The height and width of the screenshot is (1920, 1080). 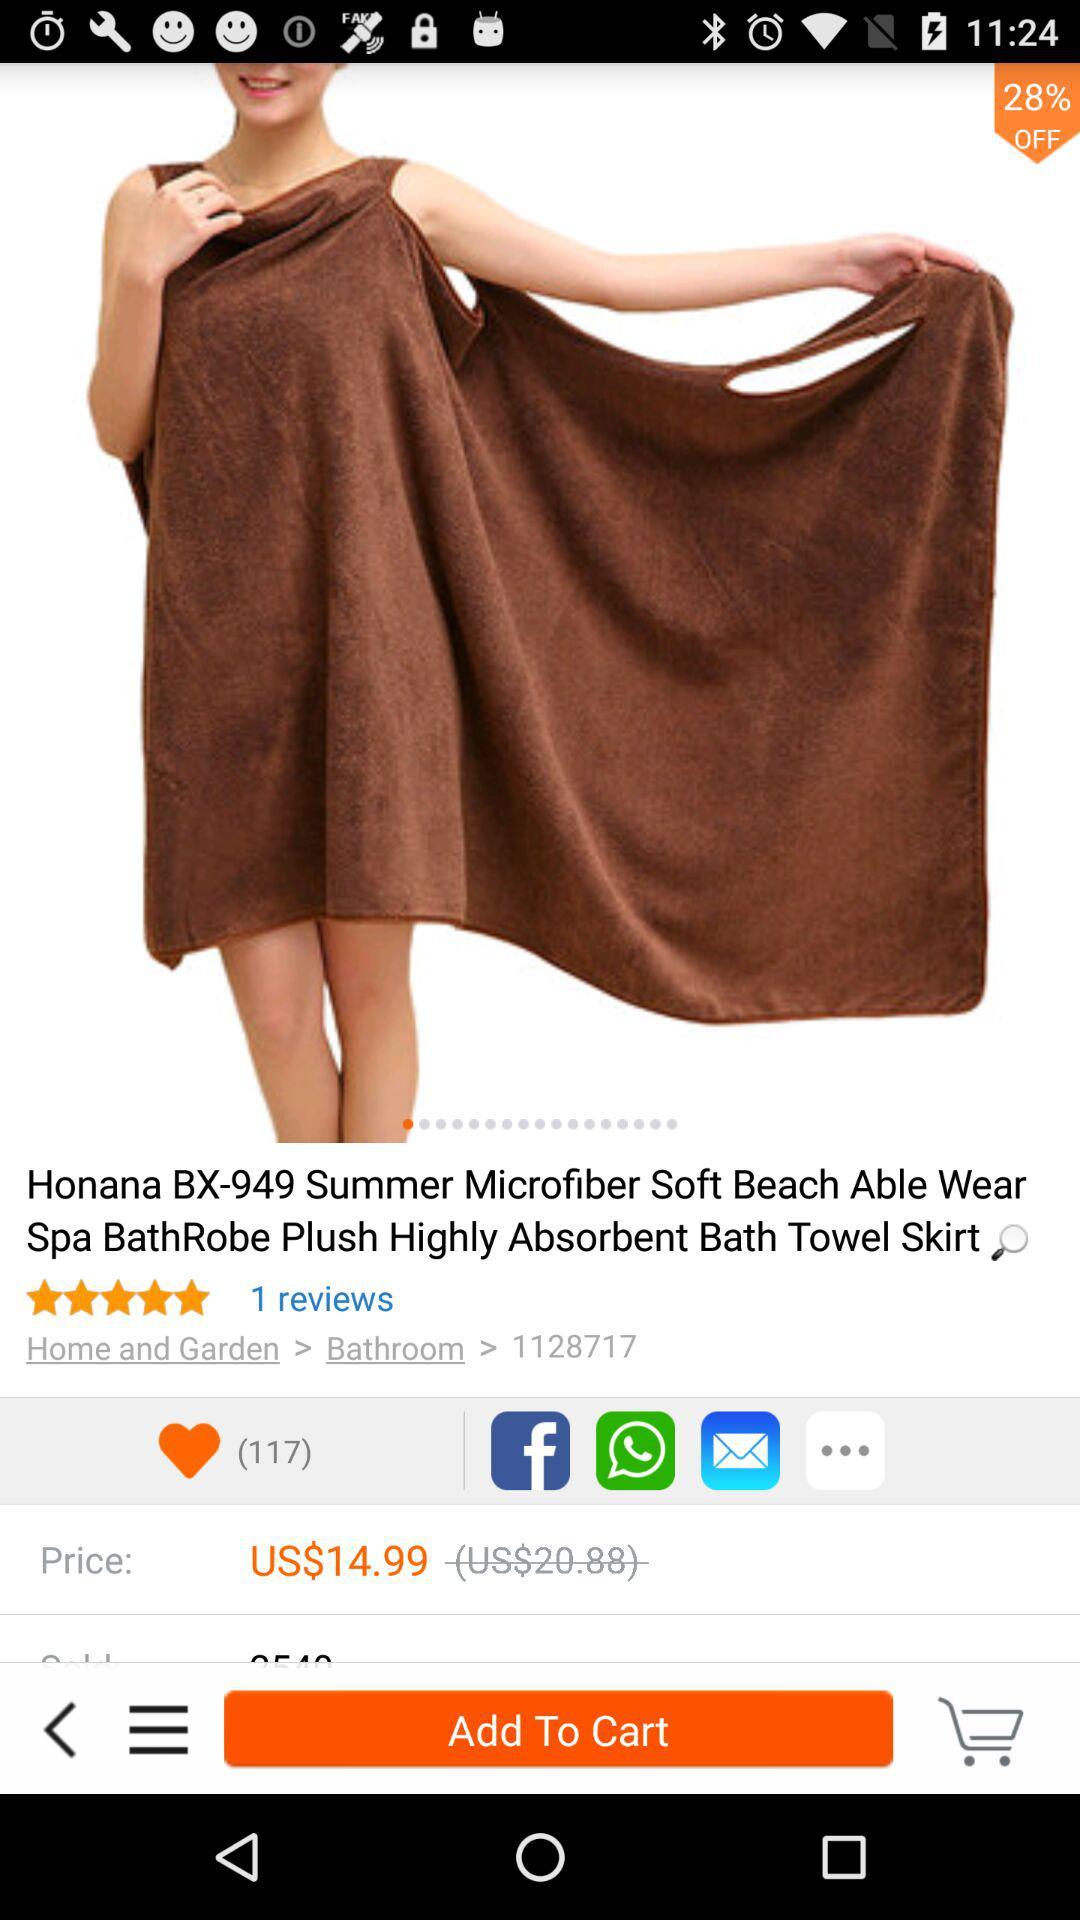 What do you see at coordinates (58, 1728) in the screenshot?
I see `go back` at bounding box center [58, 1728].